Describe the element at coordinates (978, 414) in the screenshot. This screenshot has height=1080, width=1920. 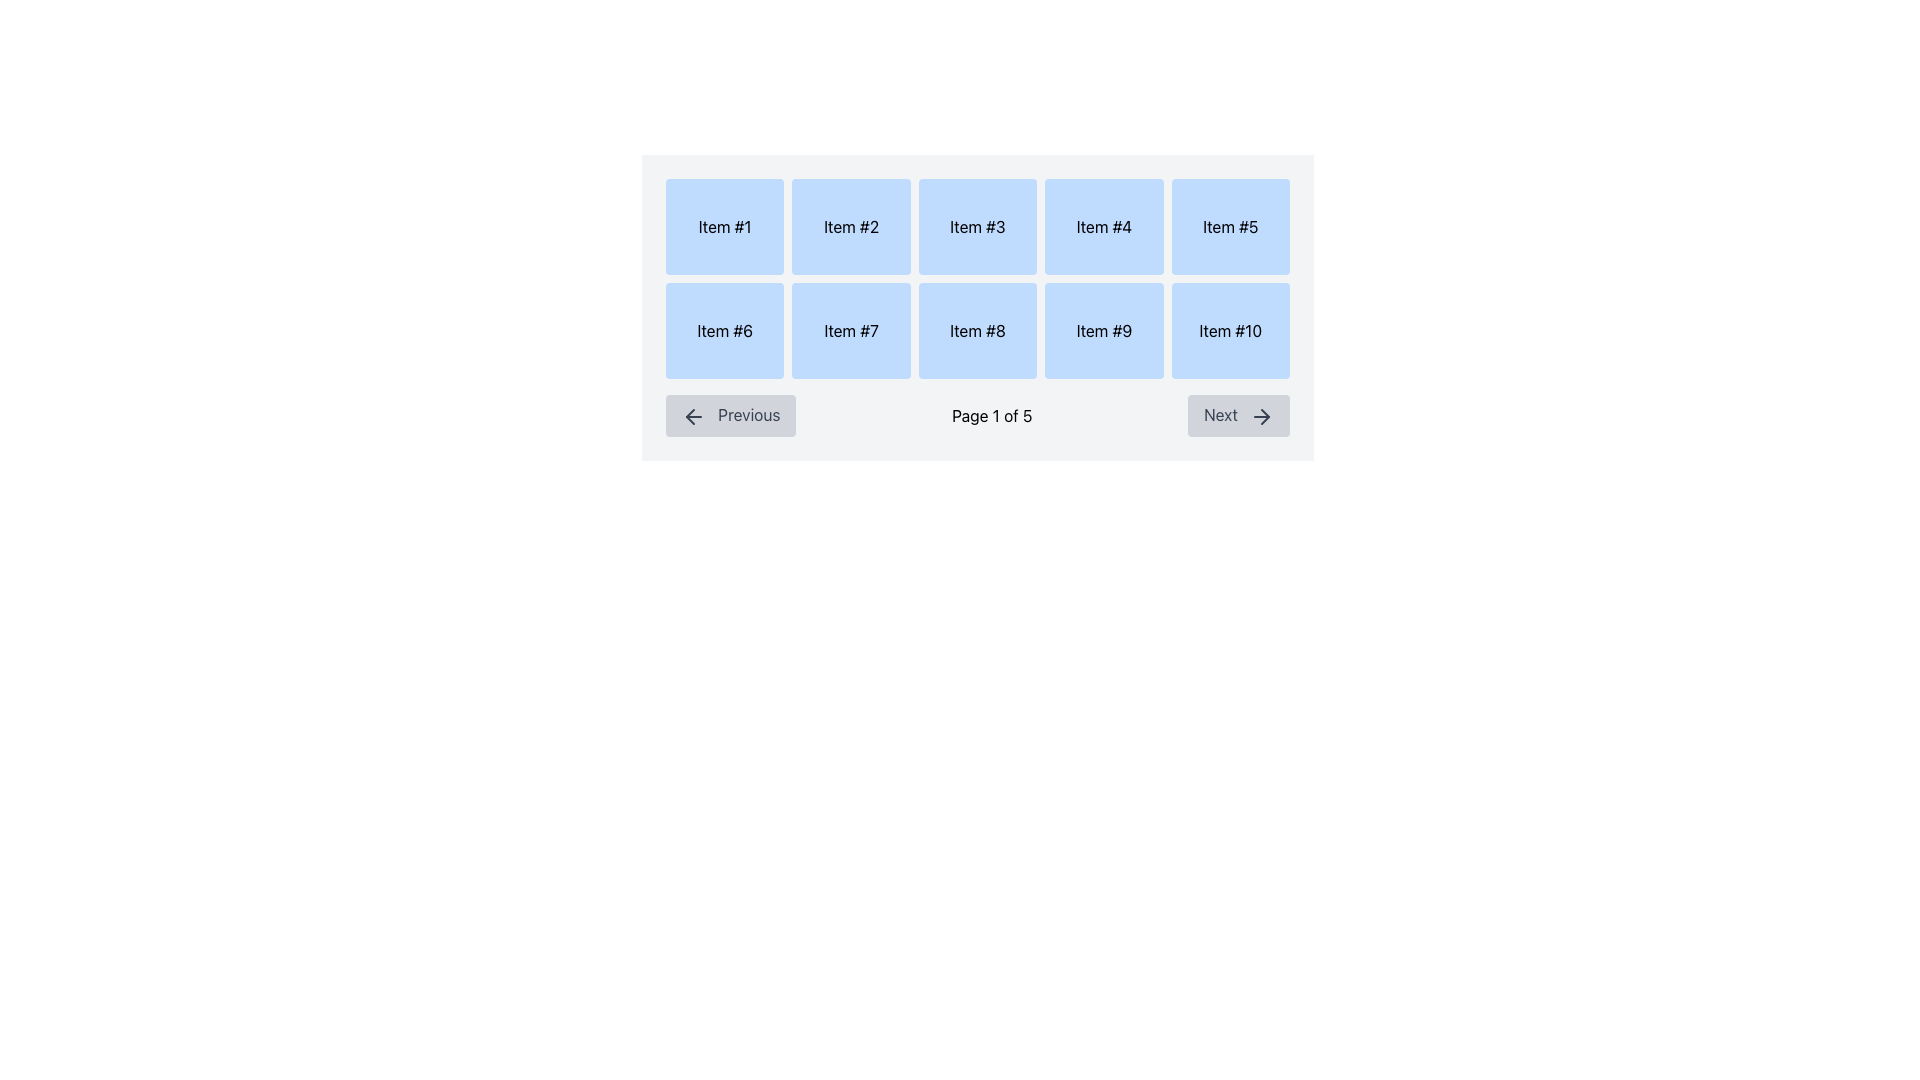
I see `page information displayed at the center of the Pagination Control, which shows 'Page 1 of 5'` at that location.